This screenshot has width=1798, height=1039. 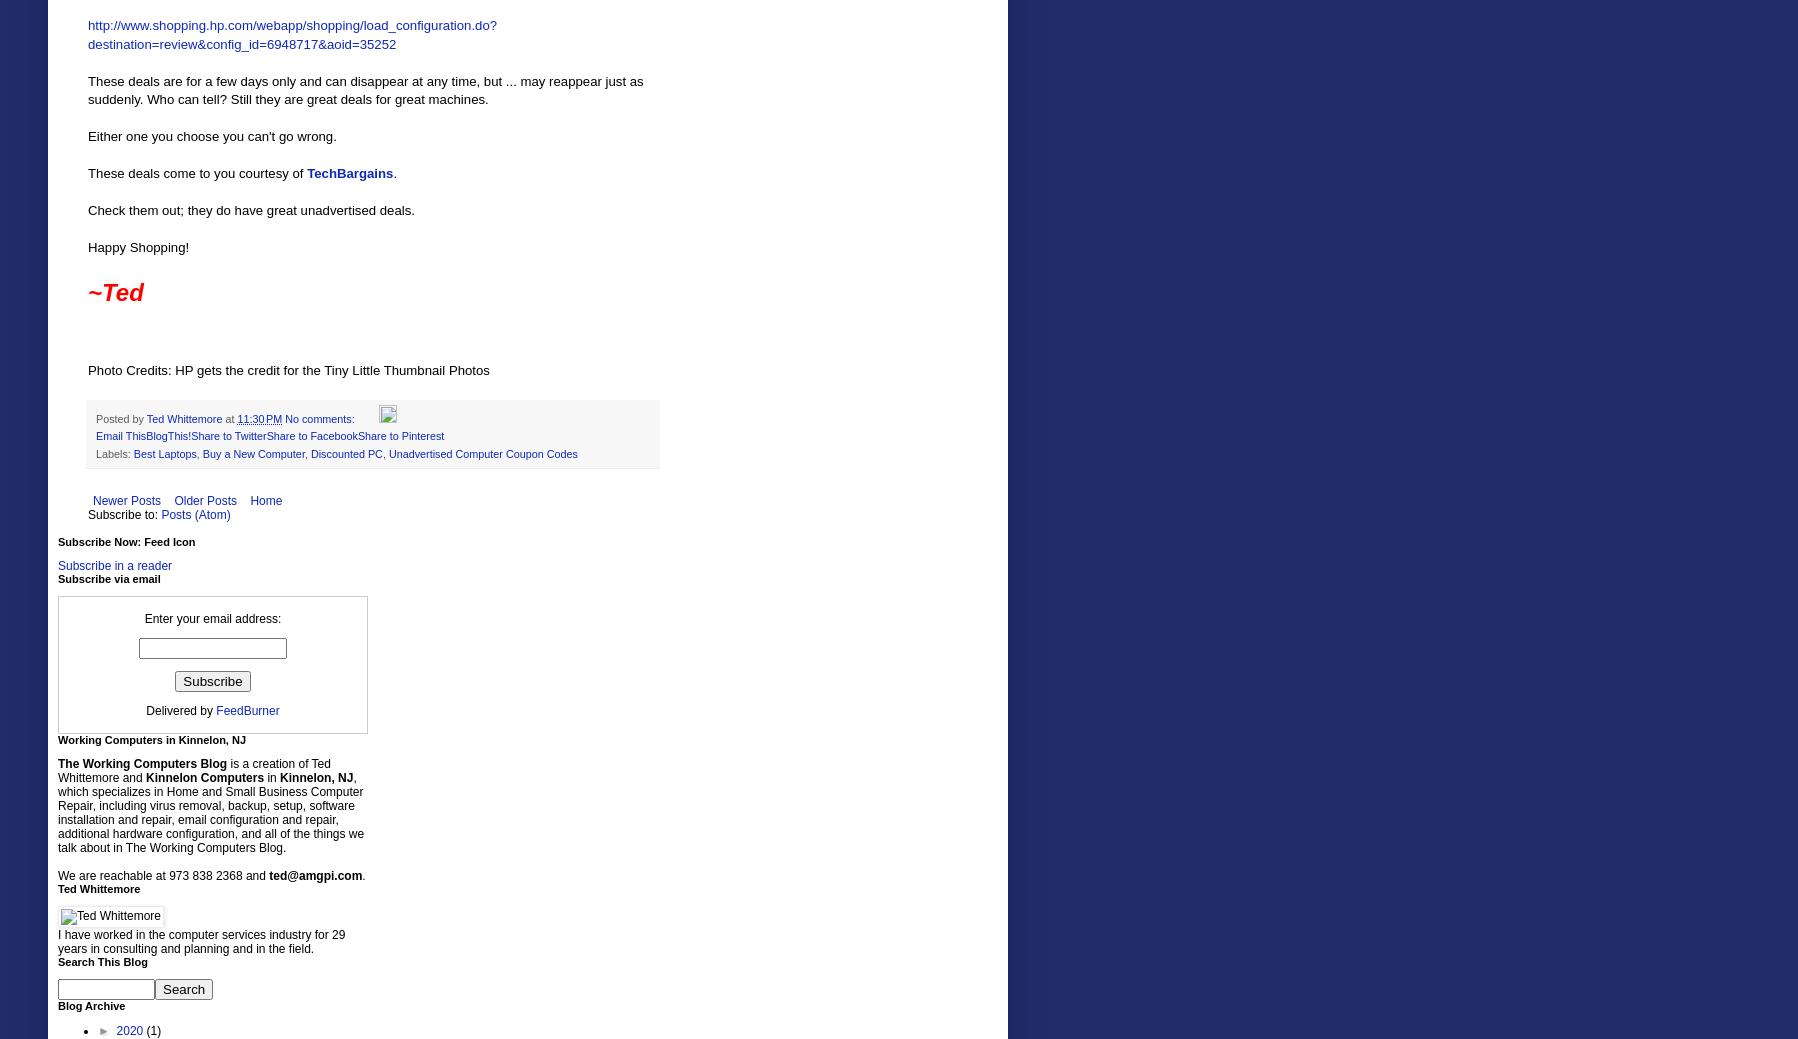 I want to click on 'Working Computers in Kinnelon, NJ', so click(x=151, y=738).